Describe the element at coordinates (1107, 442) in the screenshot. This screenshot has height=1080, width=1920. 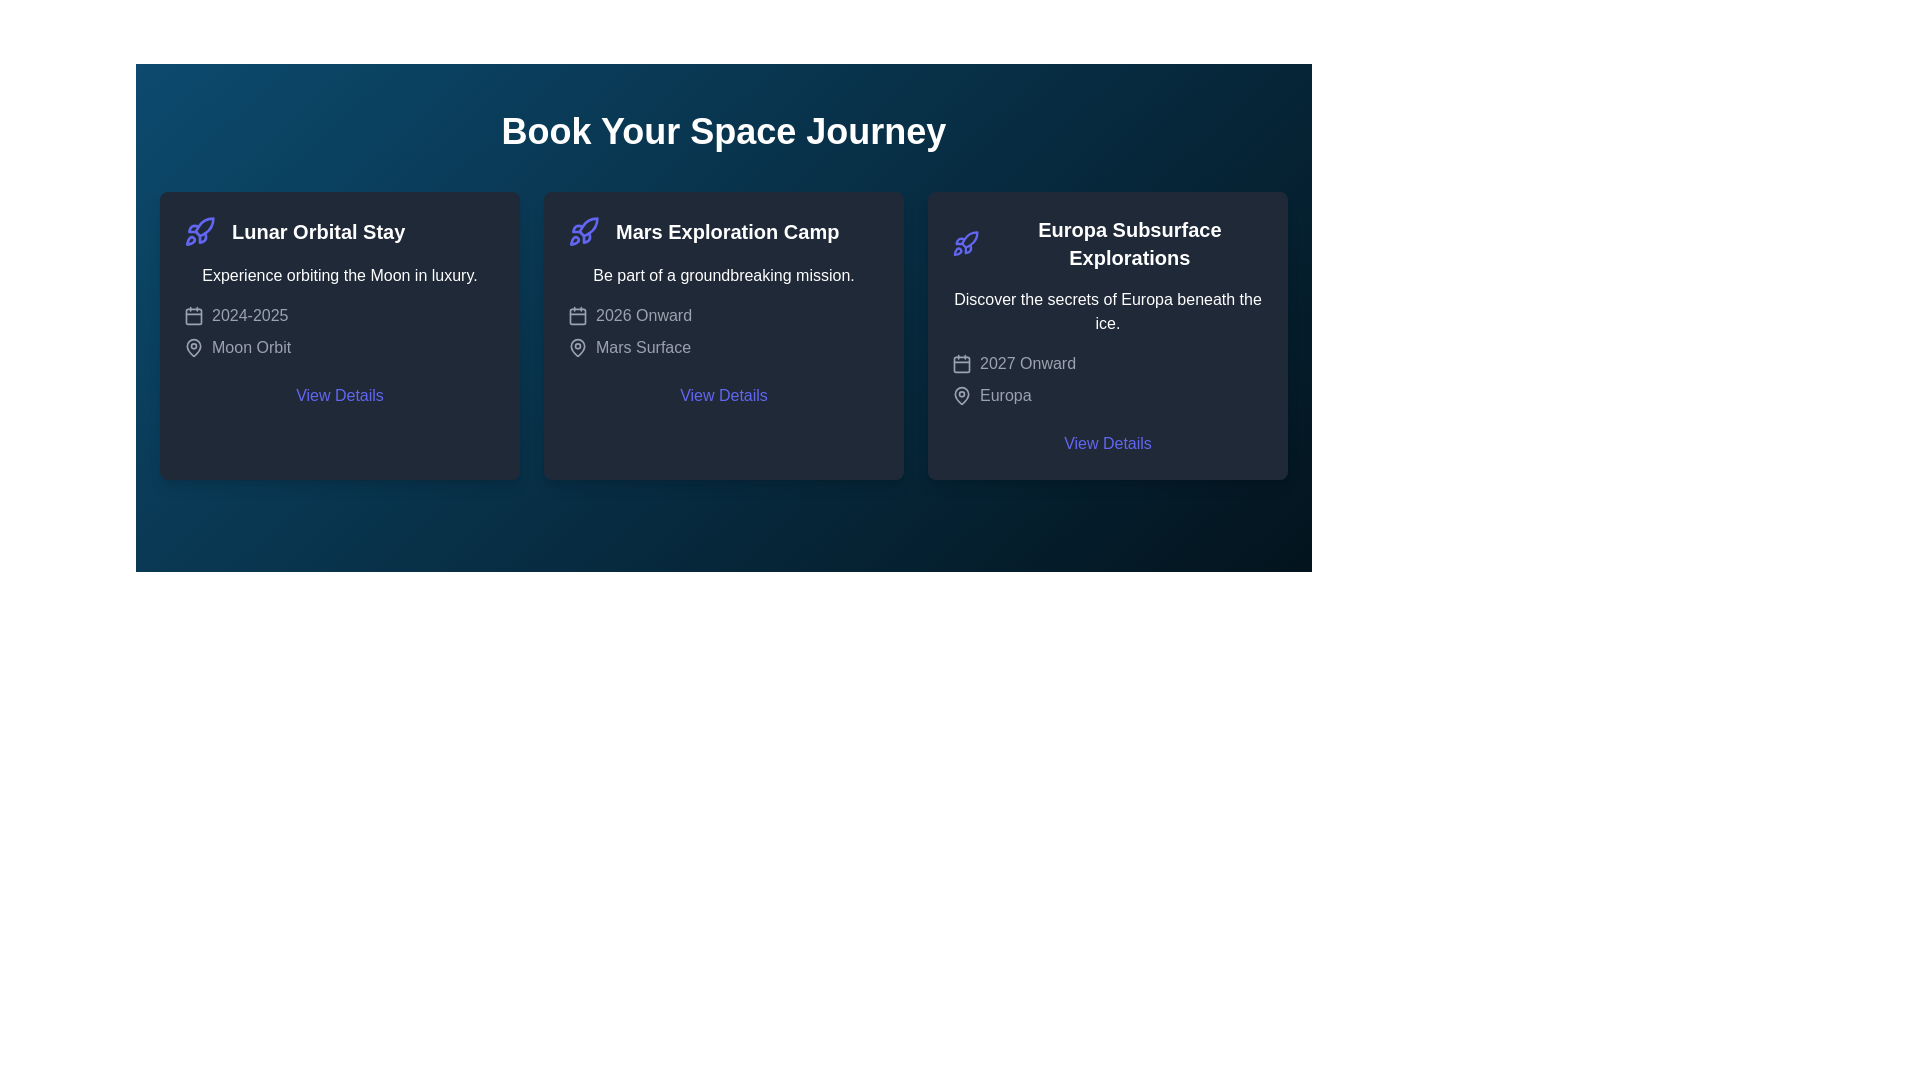
I see `the hyperlink that serves as a navigational link to more information about 'Europa Subsurface Explorations'` at that location.